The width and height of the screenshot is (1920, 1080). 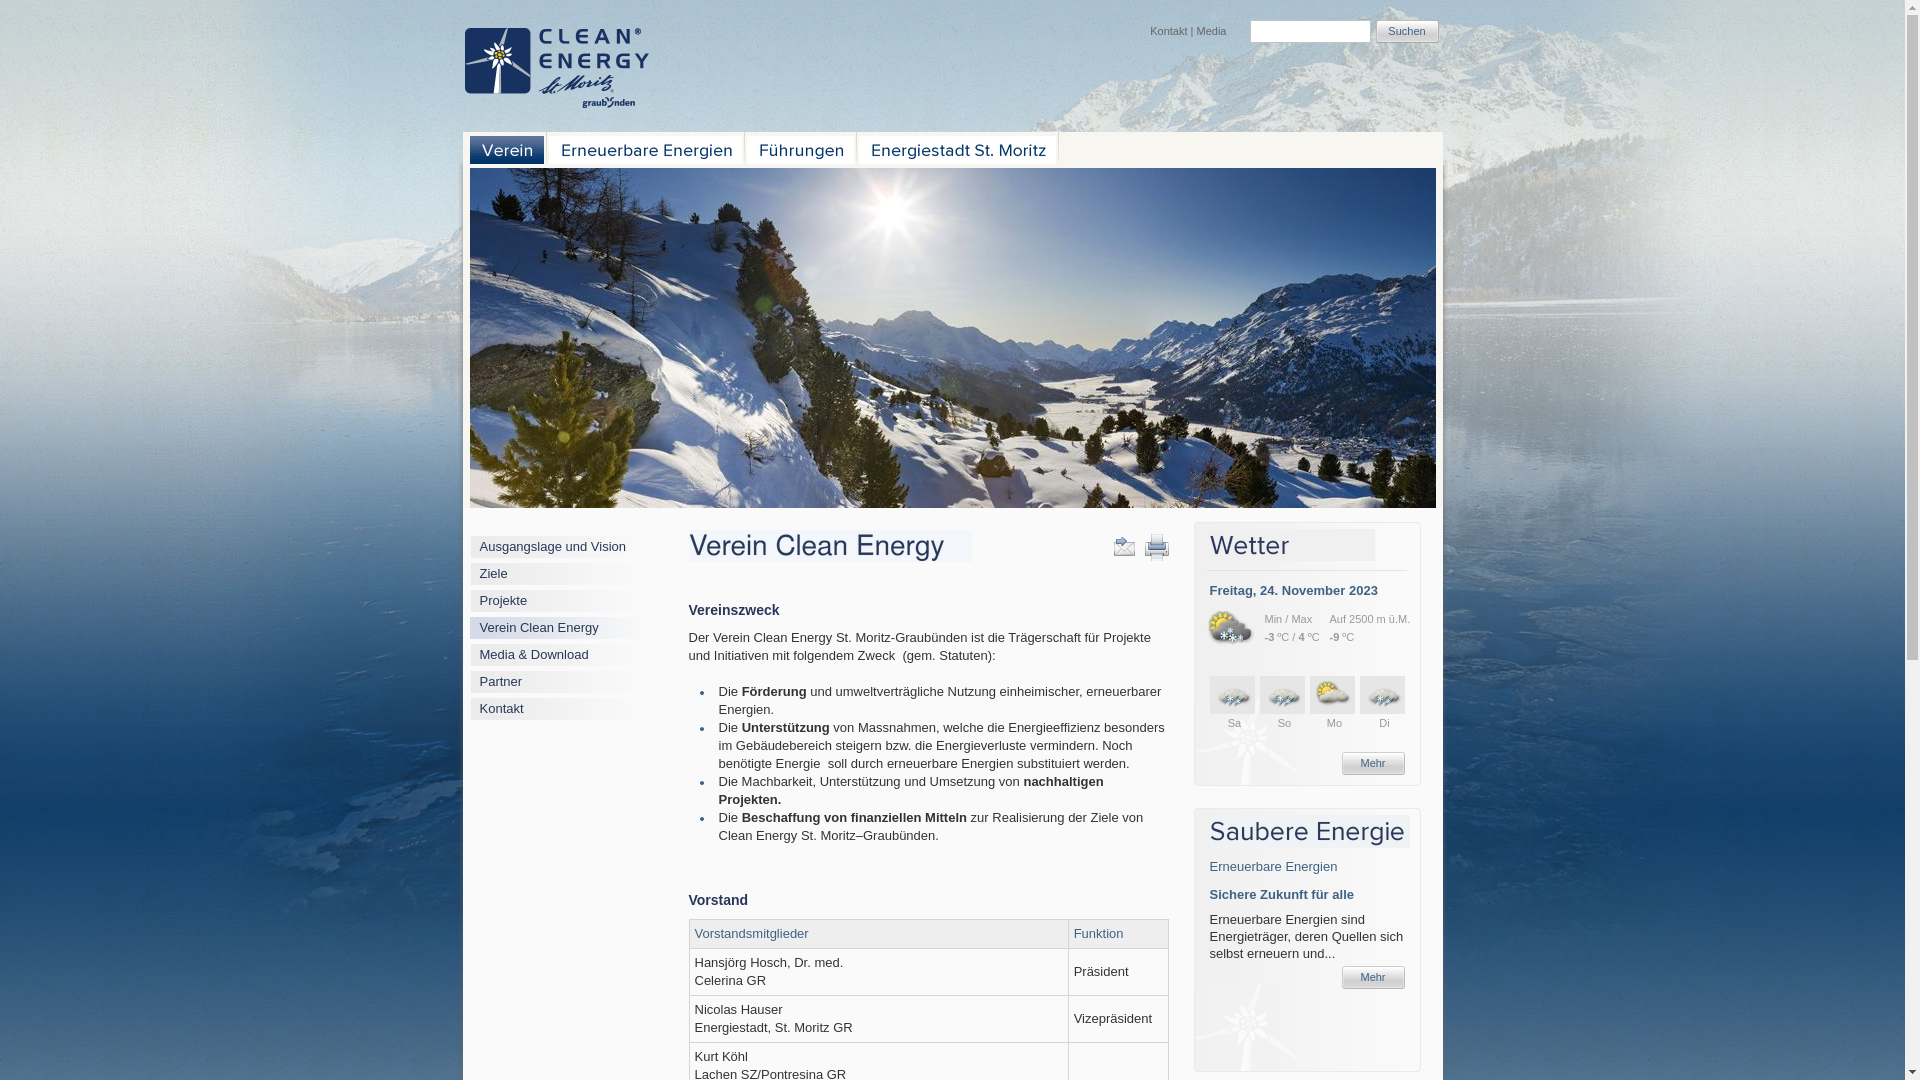 What do you see at coordinates (480, 626) in the screenshot?
I see `'Verein Clean Energy'` at bounding box center [480, 626].